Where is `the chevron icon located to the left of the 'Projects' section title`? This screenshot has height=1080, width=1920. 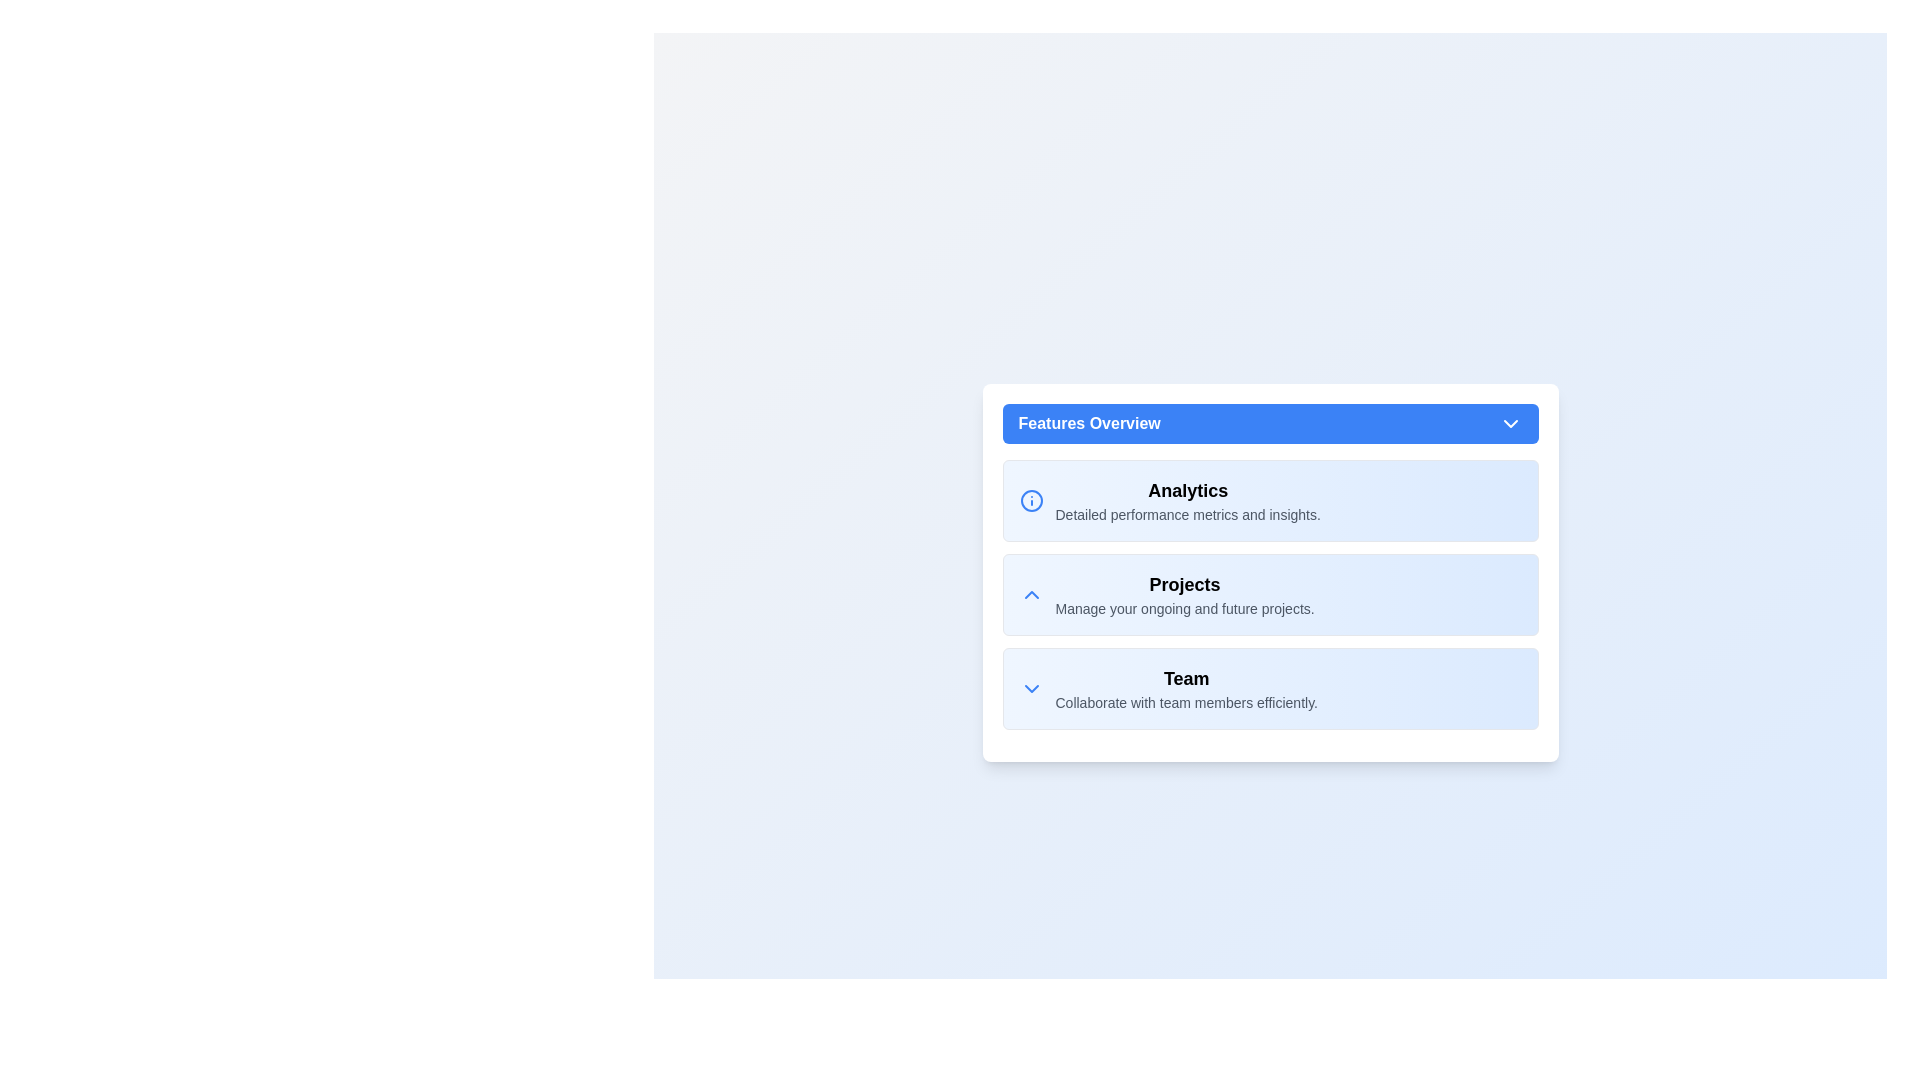
the chevron icon located to the left of the 'Projects' section title is located at coordinates (1031, 593).